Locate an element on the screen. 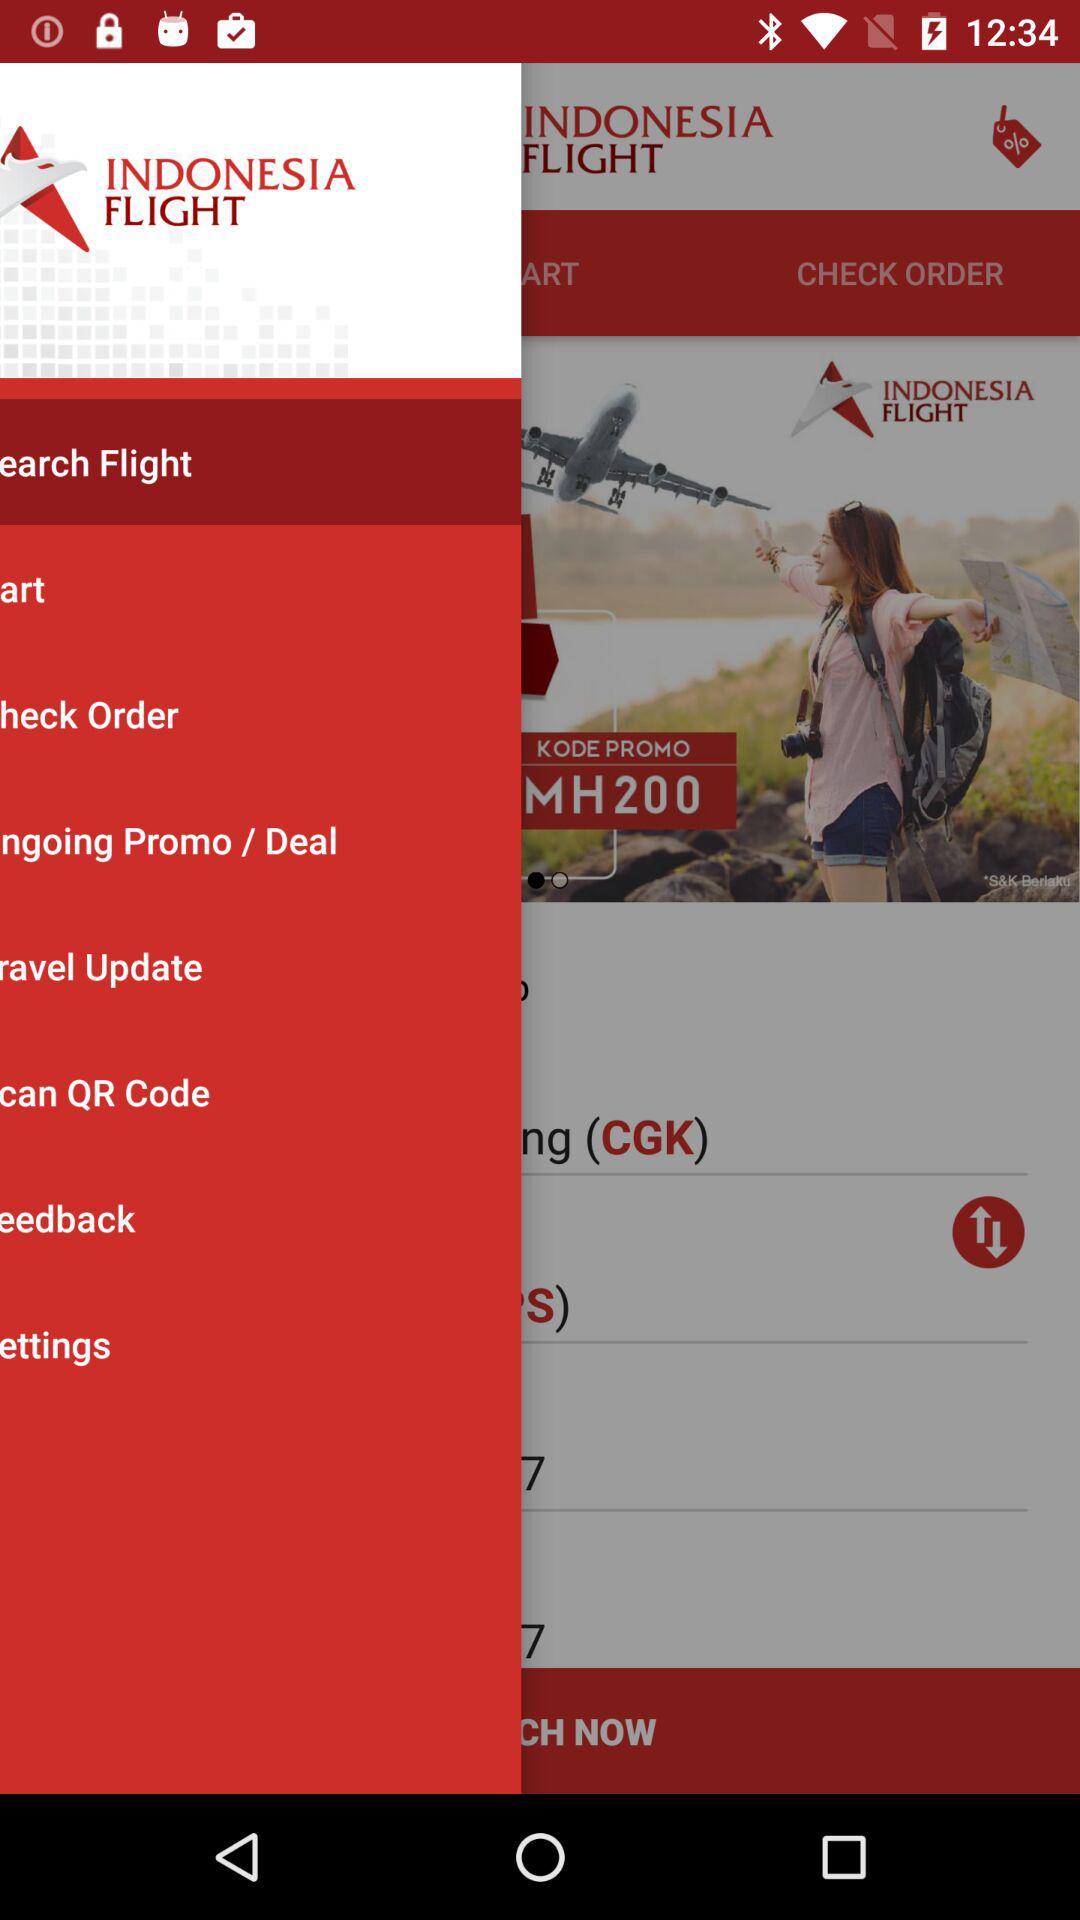 This screenshot has width=1080, height=1920. the compare icon is located at coordinates (987, 1231).